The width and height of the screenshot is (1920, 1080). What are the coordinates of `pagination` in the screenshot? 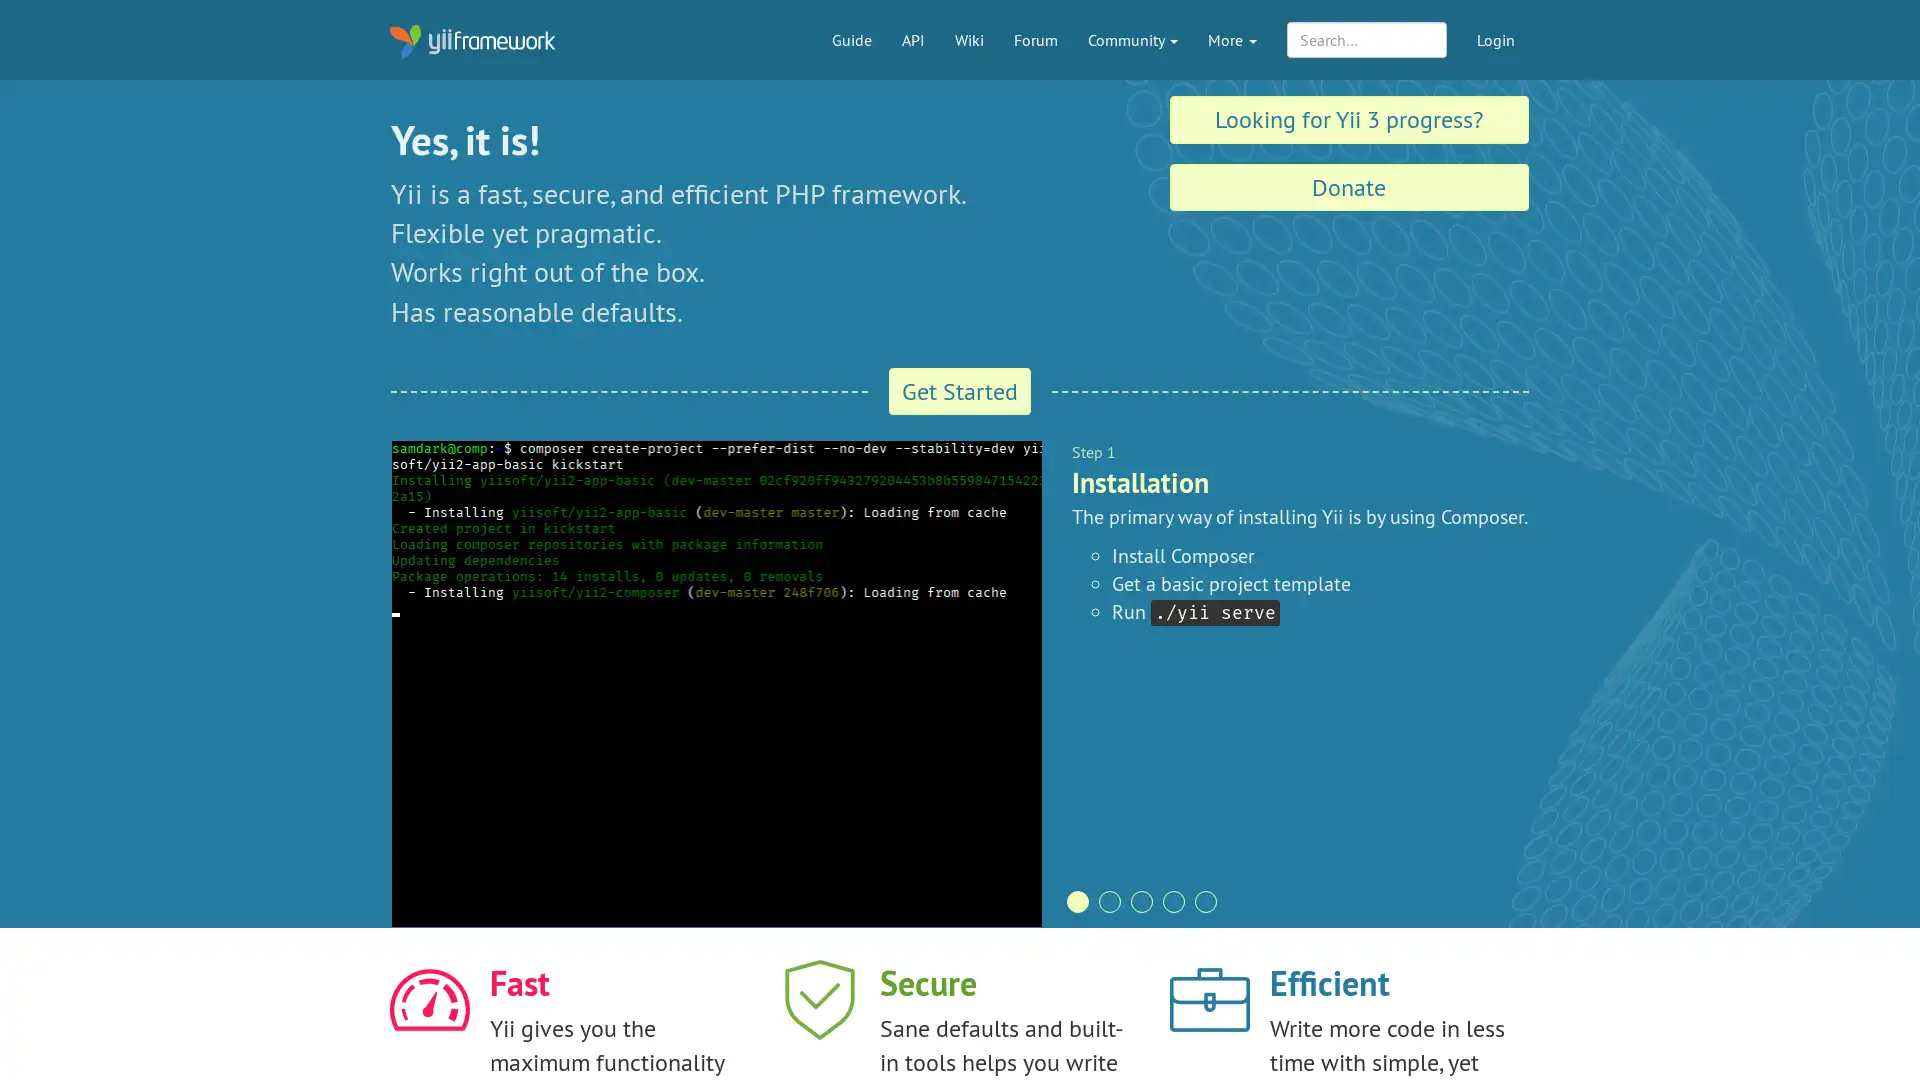 It's located at (1174, 902).